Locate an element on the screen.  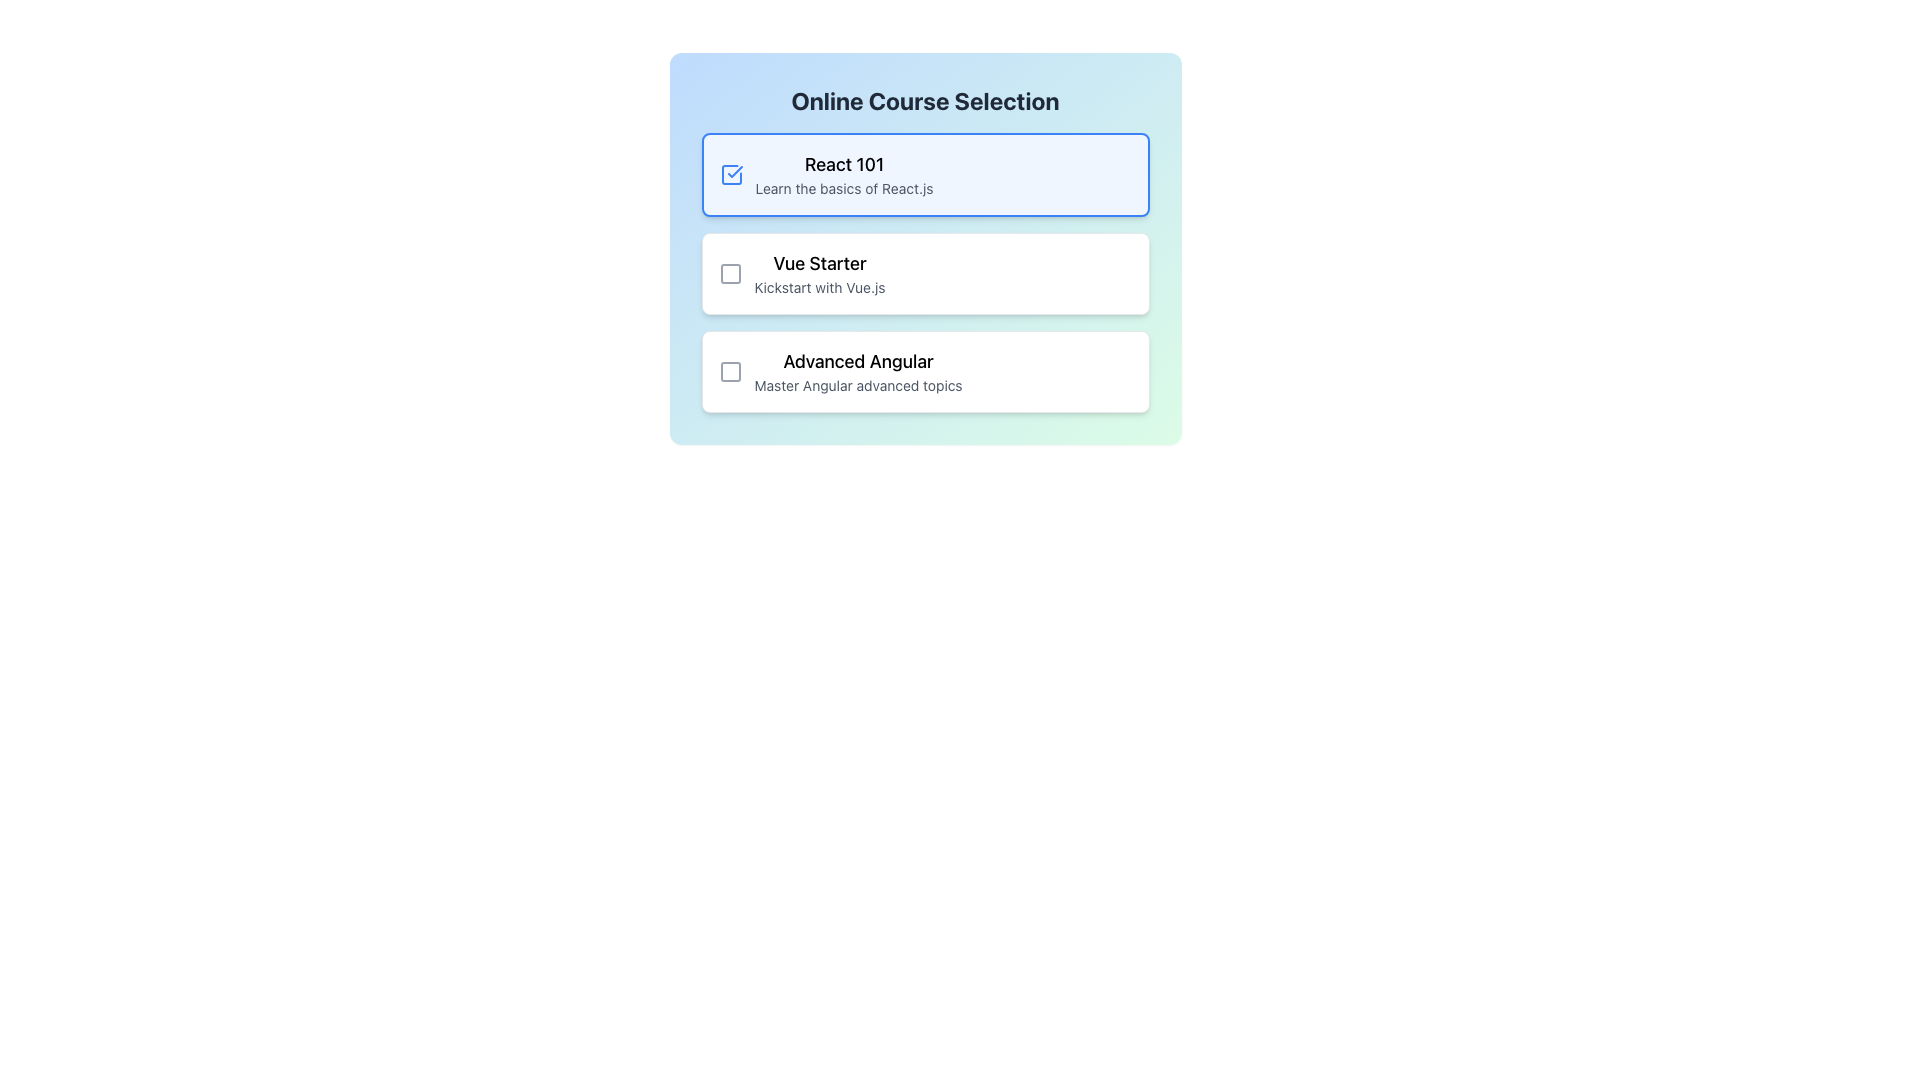
the selectable option for the 'Advanced Angular' course, which is the third item in the list, providing an overview and details about the course is located at coordinates (858, 371).